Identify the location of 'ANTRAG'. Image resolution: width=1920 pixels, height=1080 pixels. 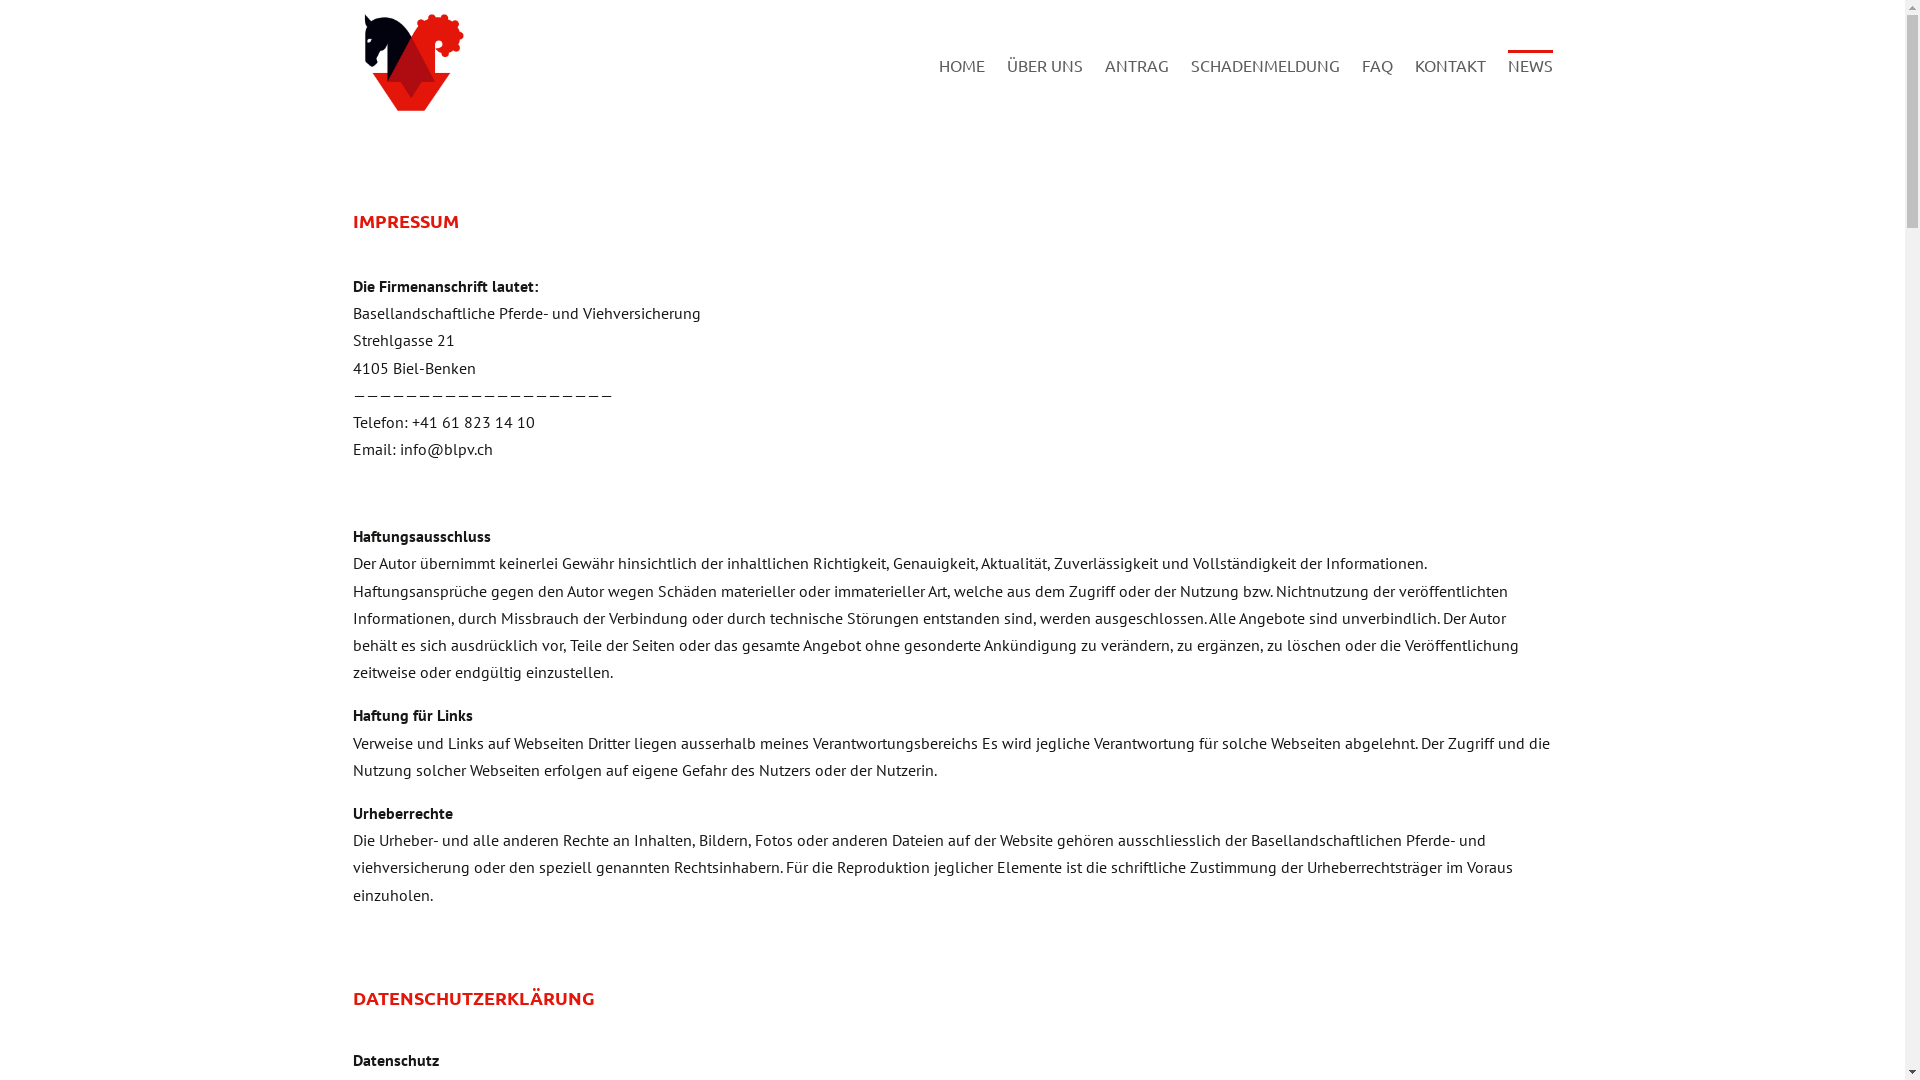
(1136, 88).